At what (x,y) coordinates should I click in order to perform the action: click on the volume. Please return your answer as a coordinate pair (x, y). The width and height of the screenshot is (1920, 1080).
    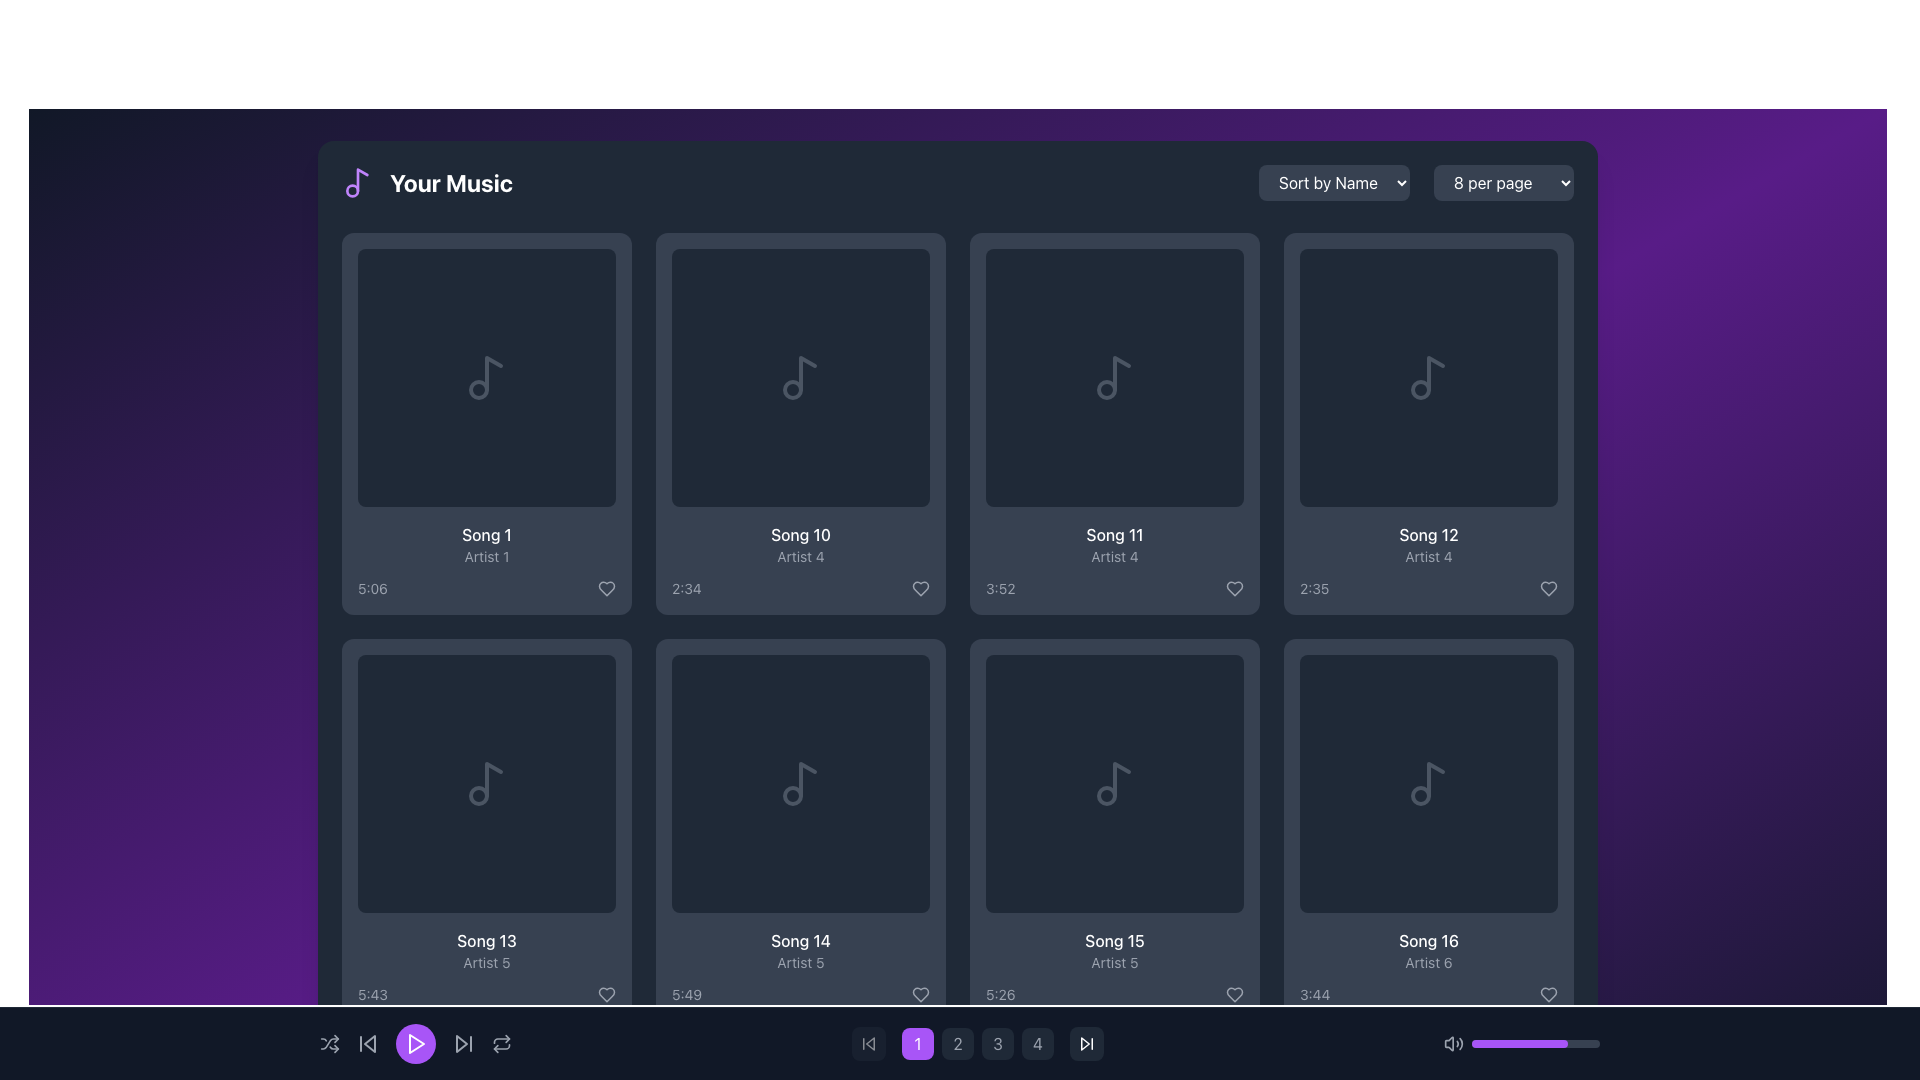
    Looking at the image, I should click on (1495, 1043).